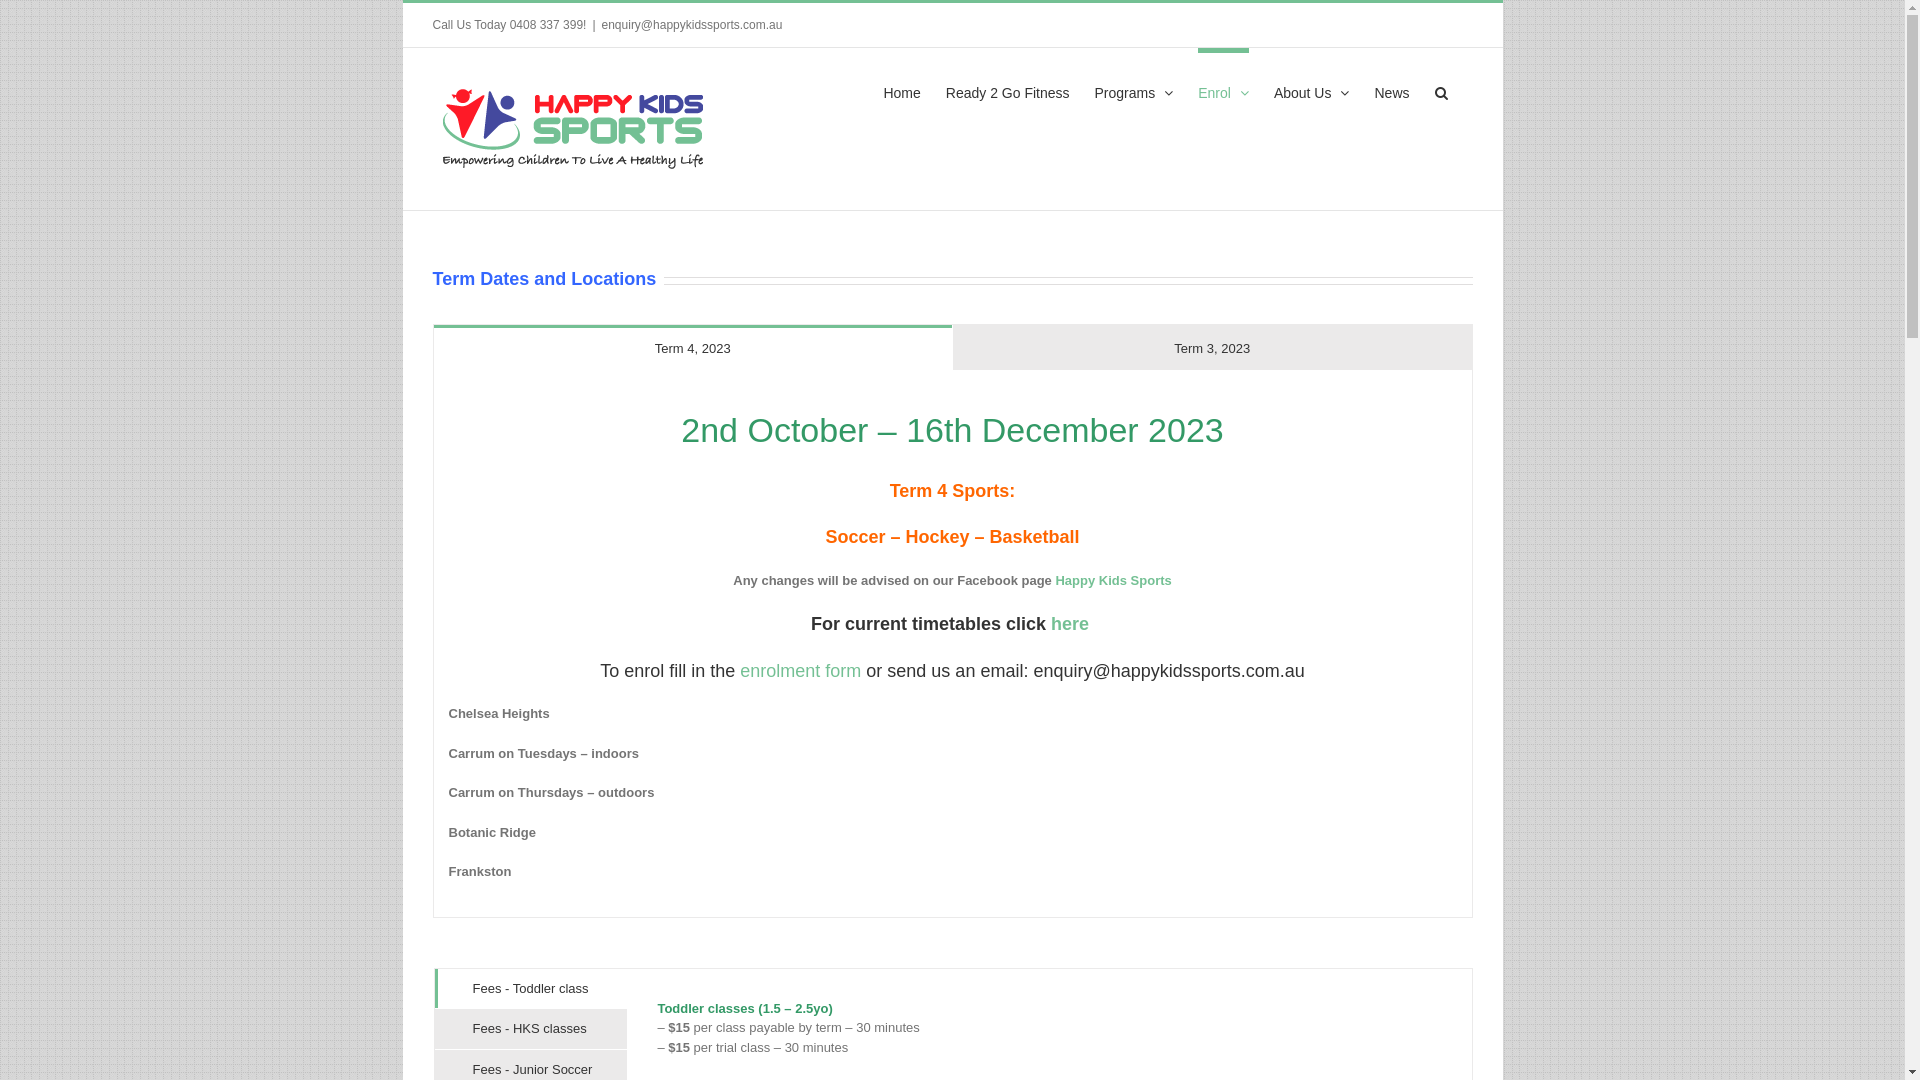  Describe the element at coordinates (1440, 88) in the screenshot. I see `'Search'` at that location.